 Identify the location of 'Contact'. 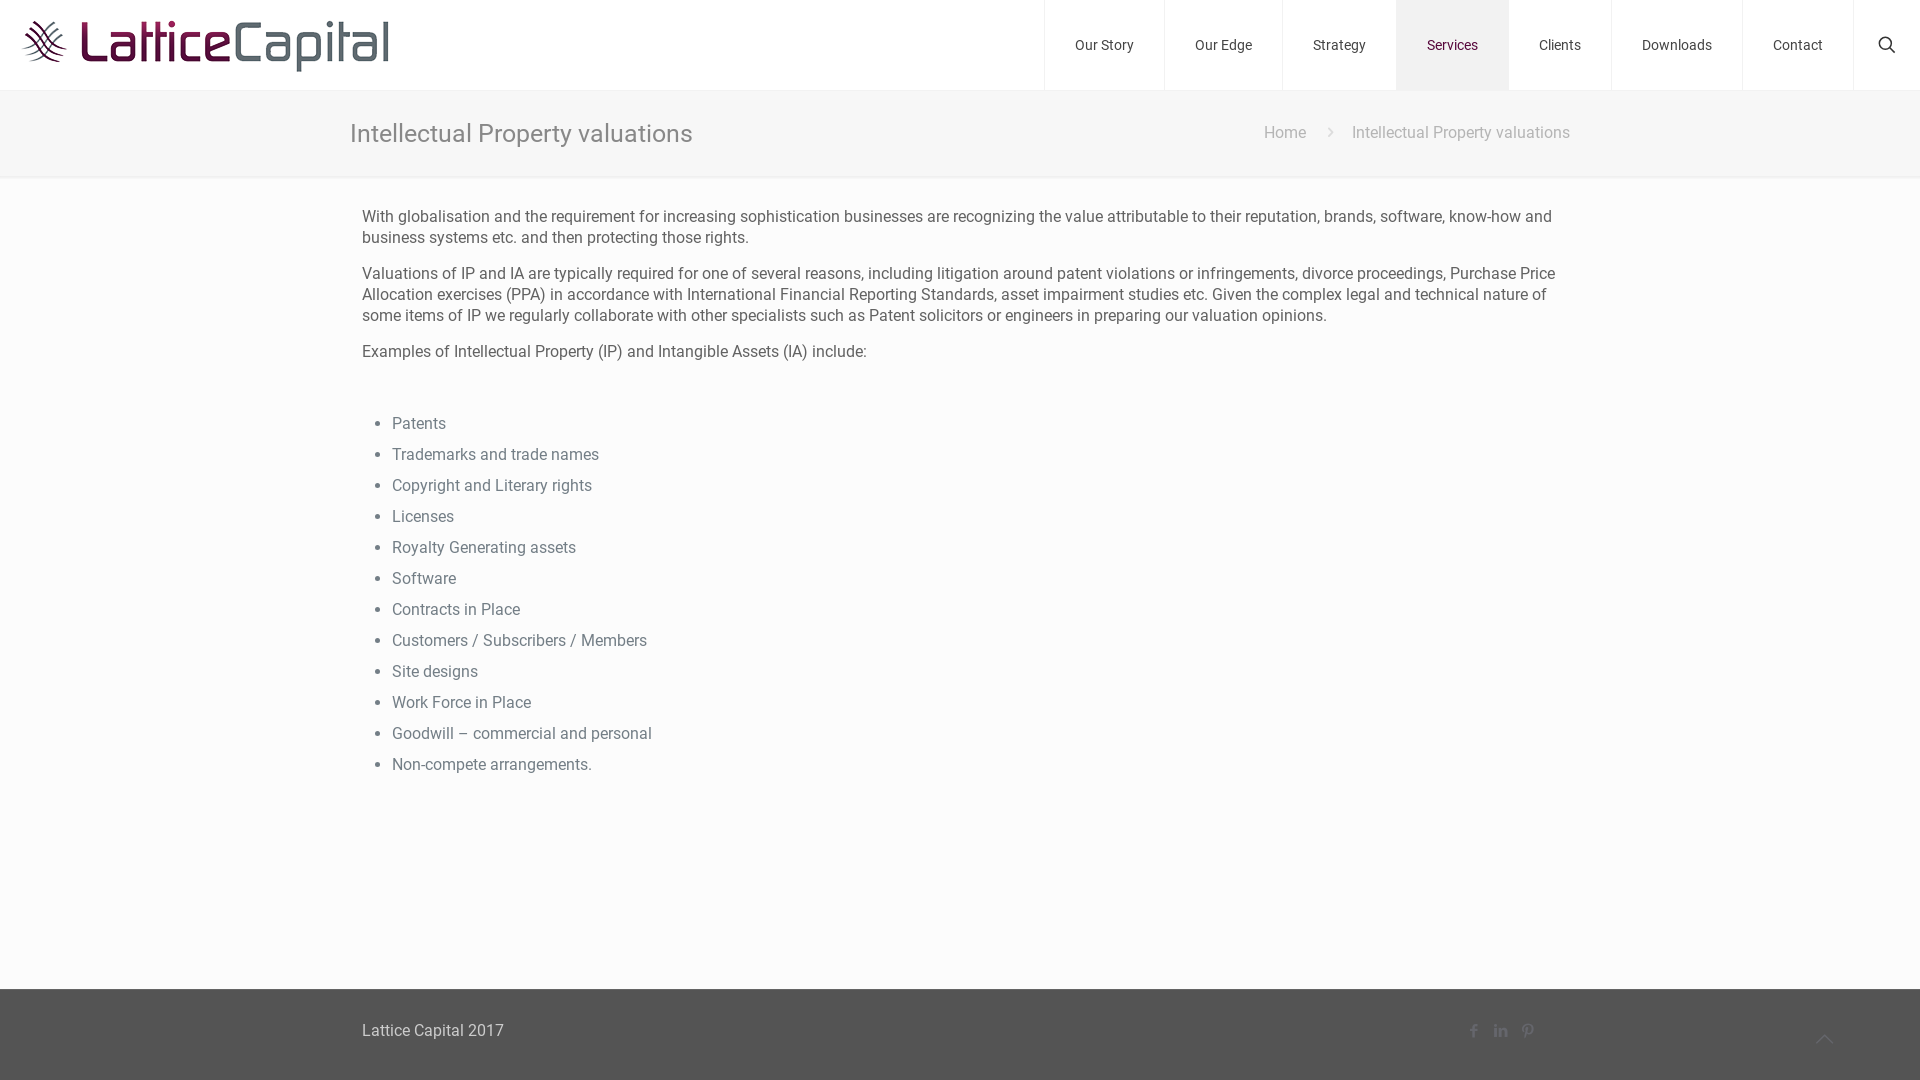
(1798, 45).